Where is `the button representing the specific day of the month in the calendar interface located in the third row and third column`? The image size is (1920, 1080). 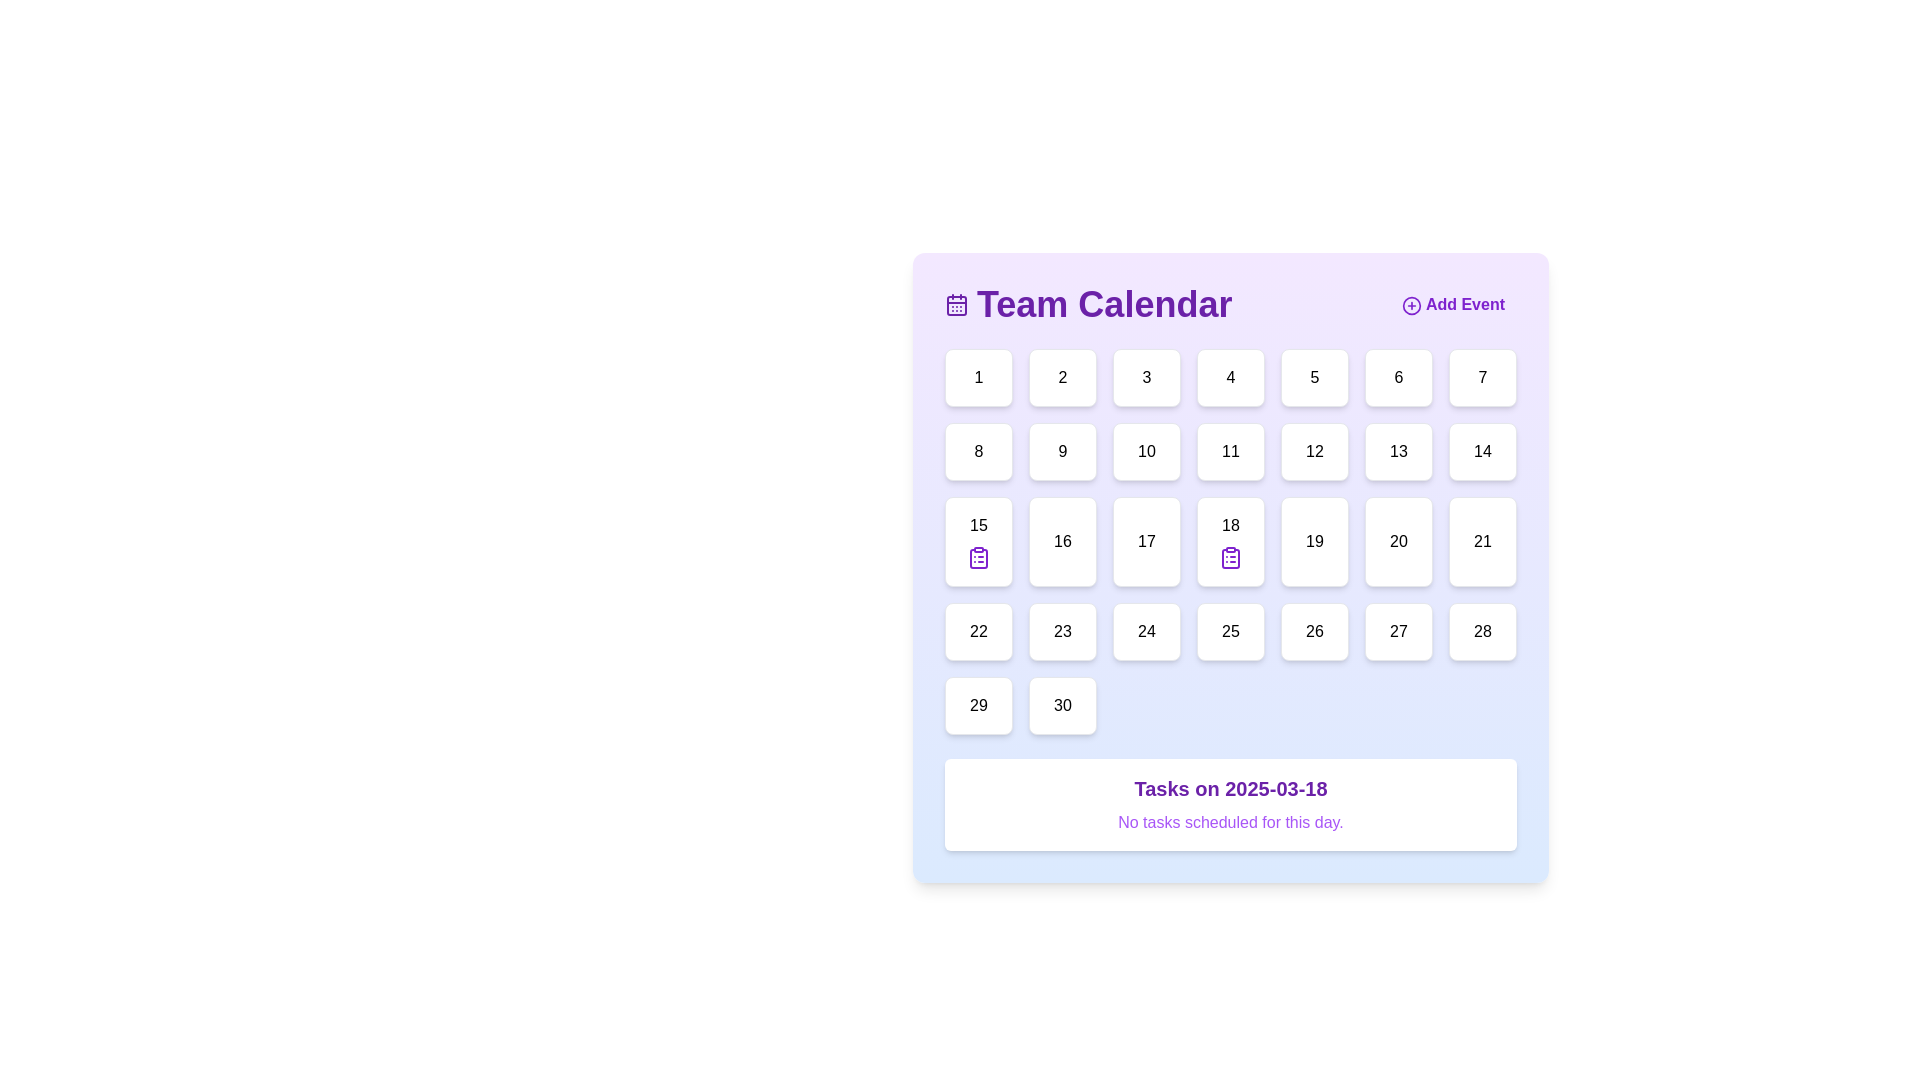
the button representing the specific day of the month in the calendar interface located in the third row and third column is located at coordinates (1147, 542).